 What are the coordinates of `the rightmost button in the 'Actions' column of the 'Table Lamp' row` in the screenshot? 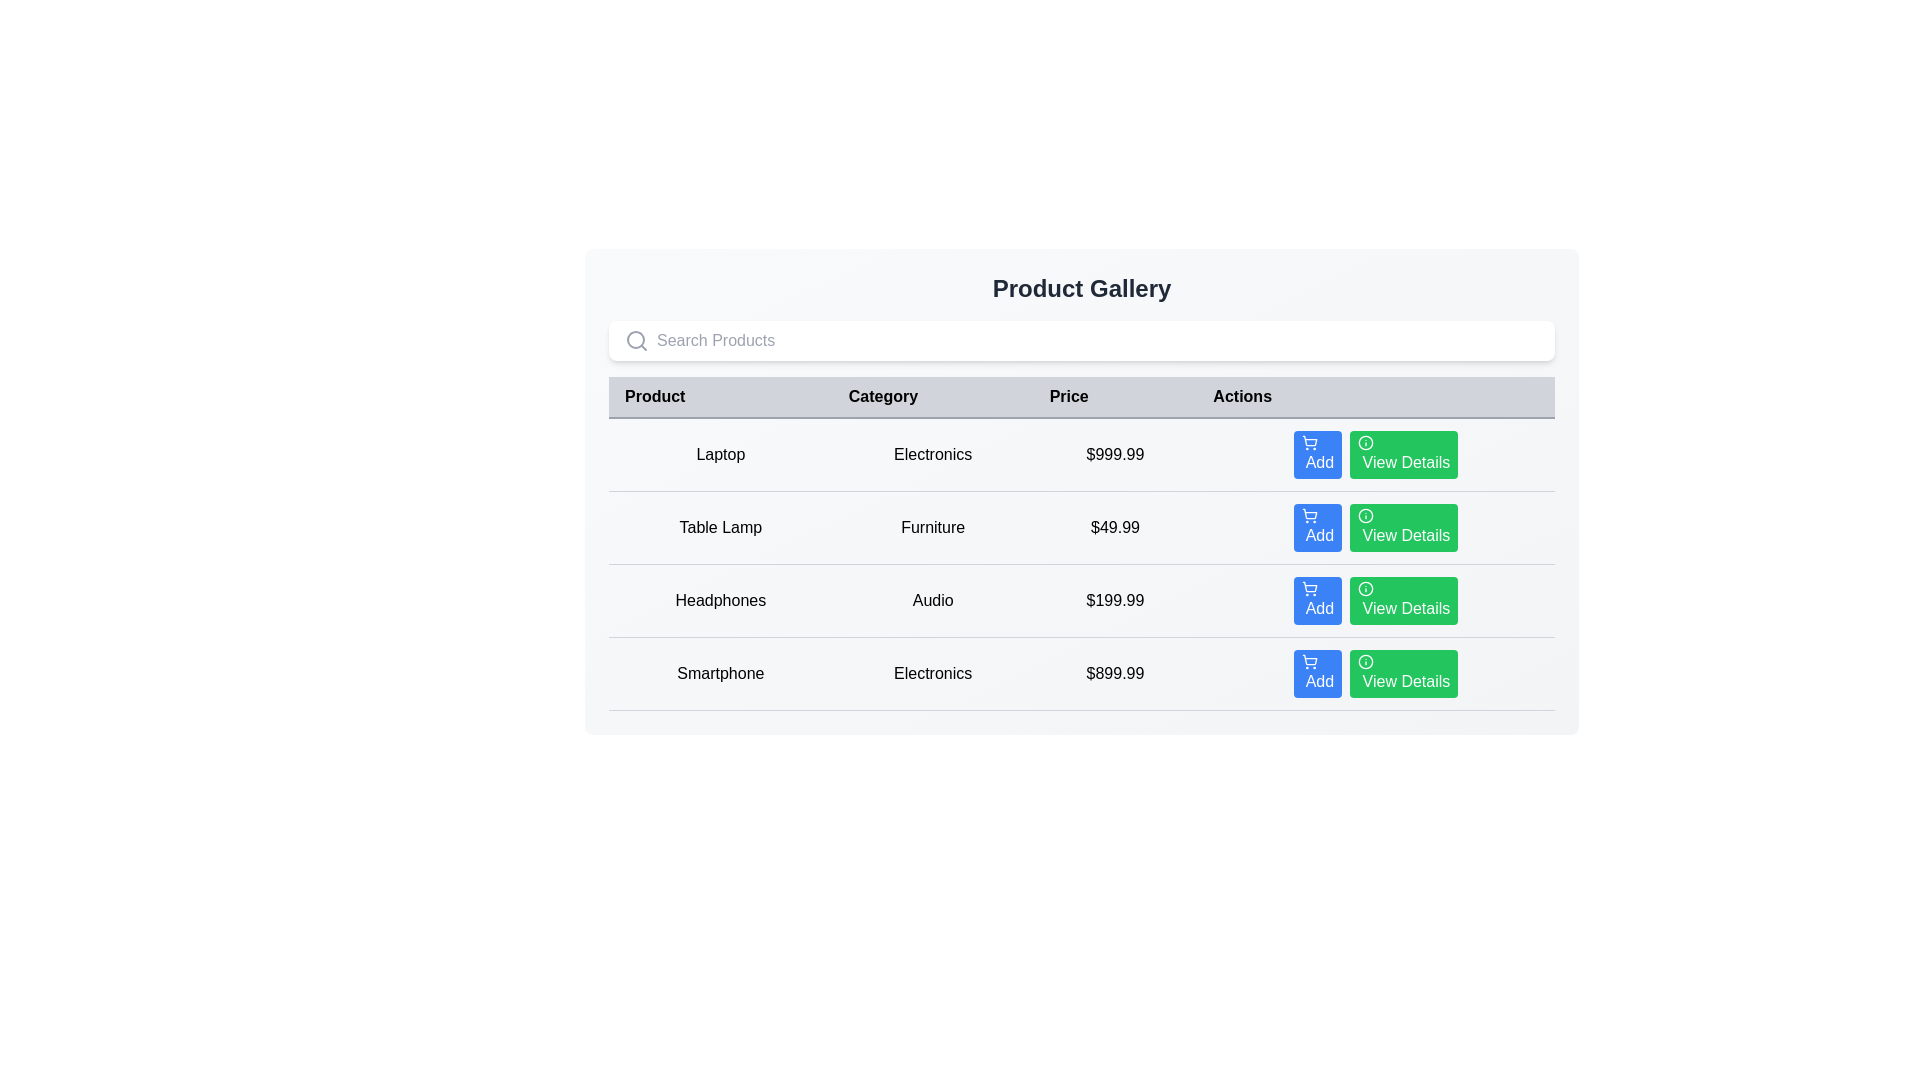 It's located at (1375, 527).